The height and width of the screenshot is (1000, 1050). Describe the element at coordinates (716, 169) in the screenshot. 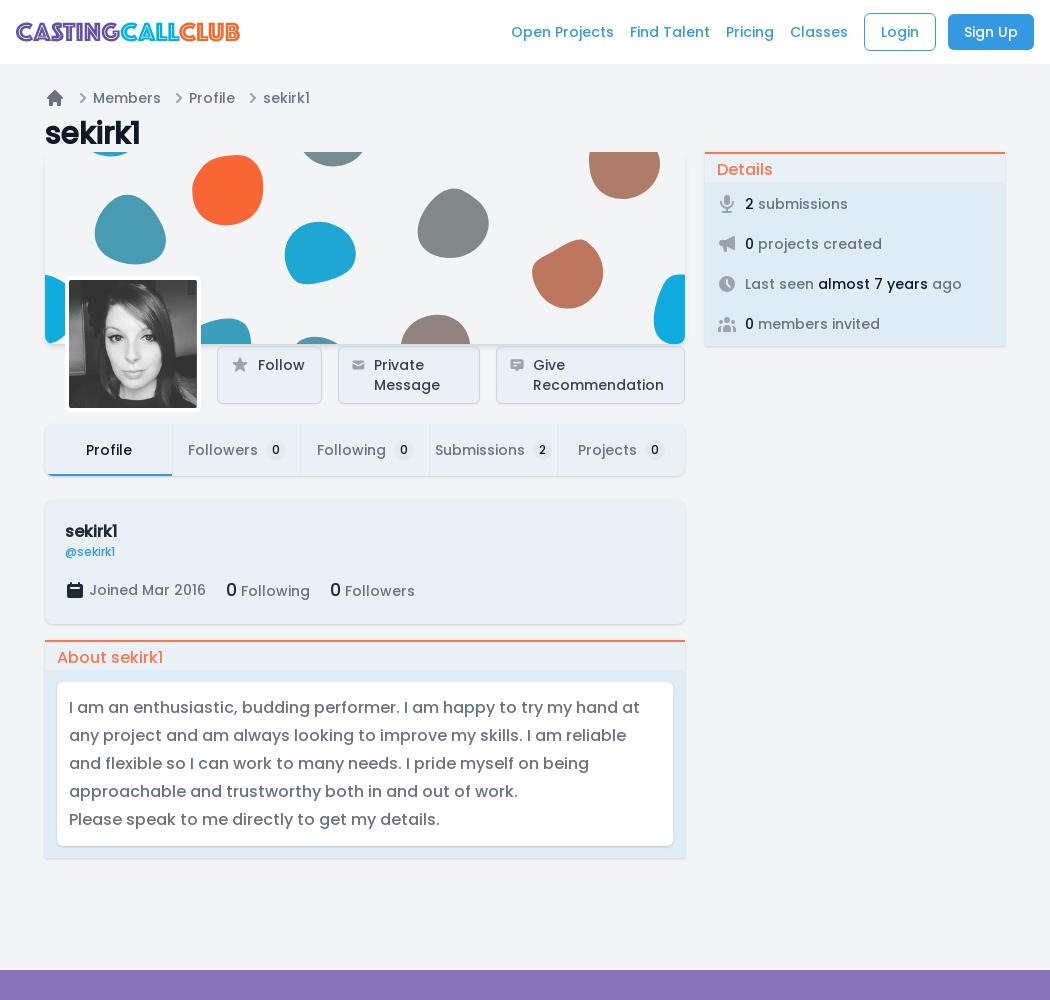

I see `'Details'` at that location.